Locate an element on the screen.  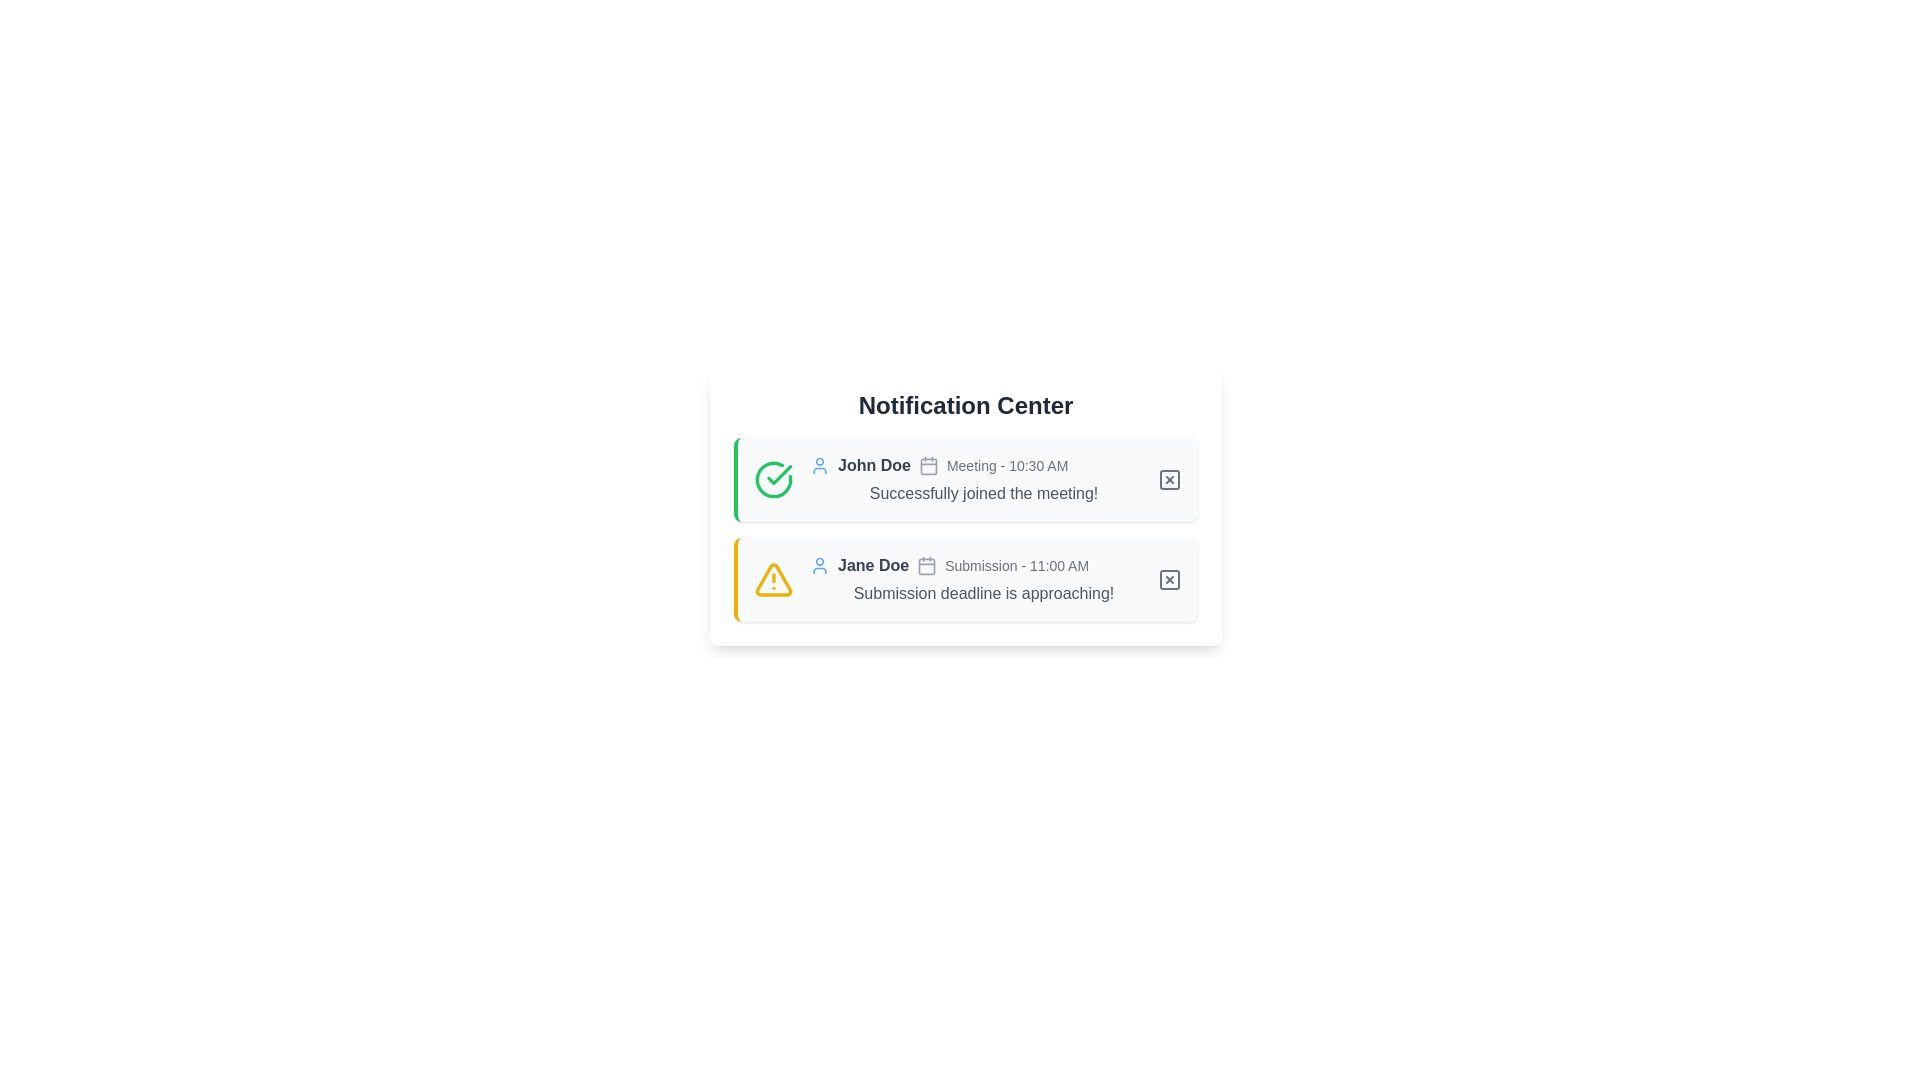
the bolded text label displaying 'Jane Doe' in the second notification of the Notification Center is located at coordinates (873, 566).